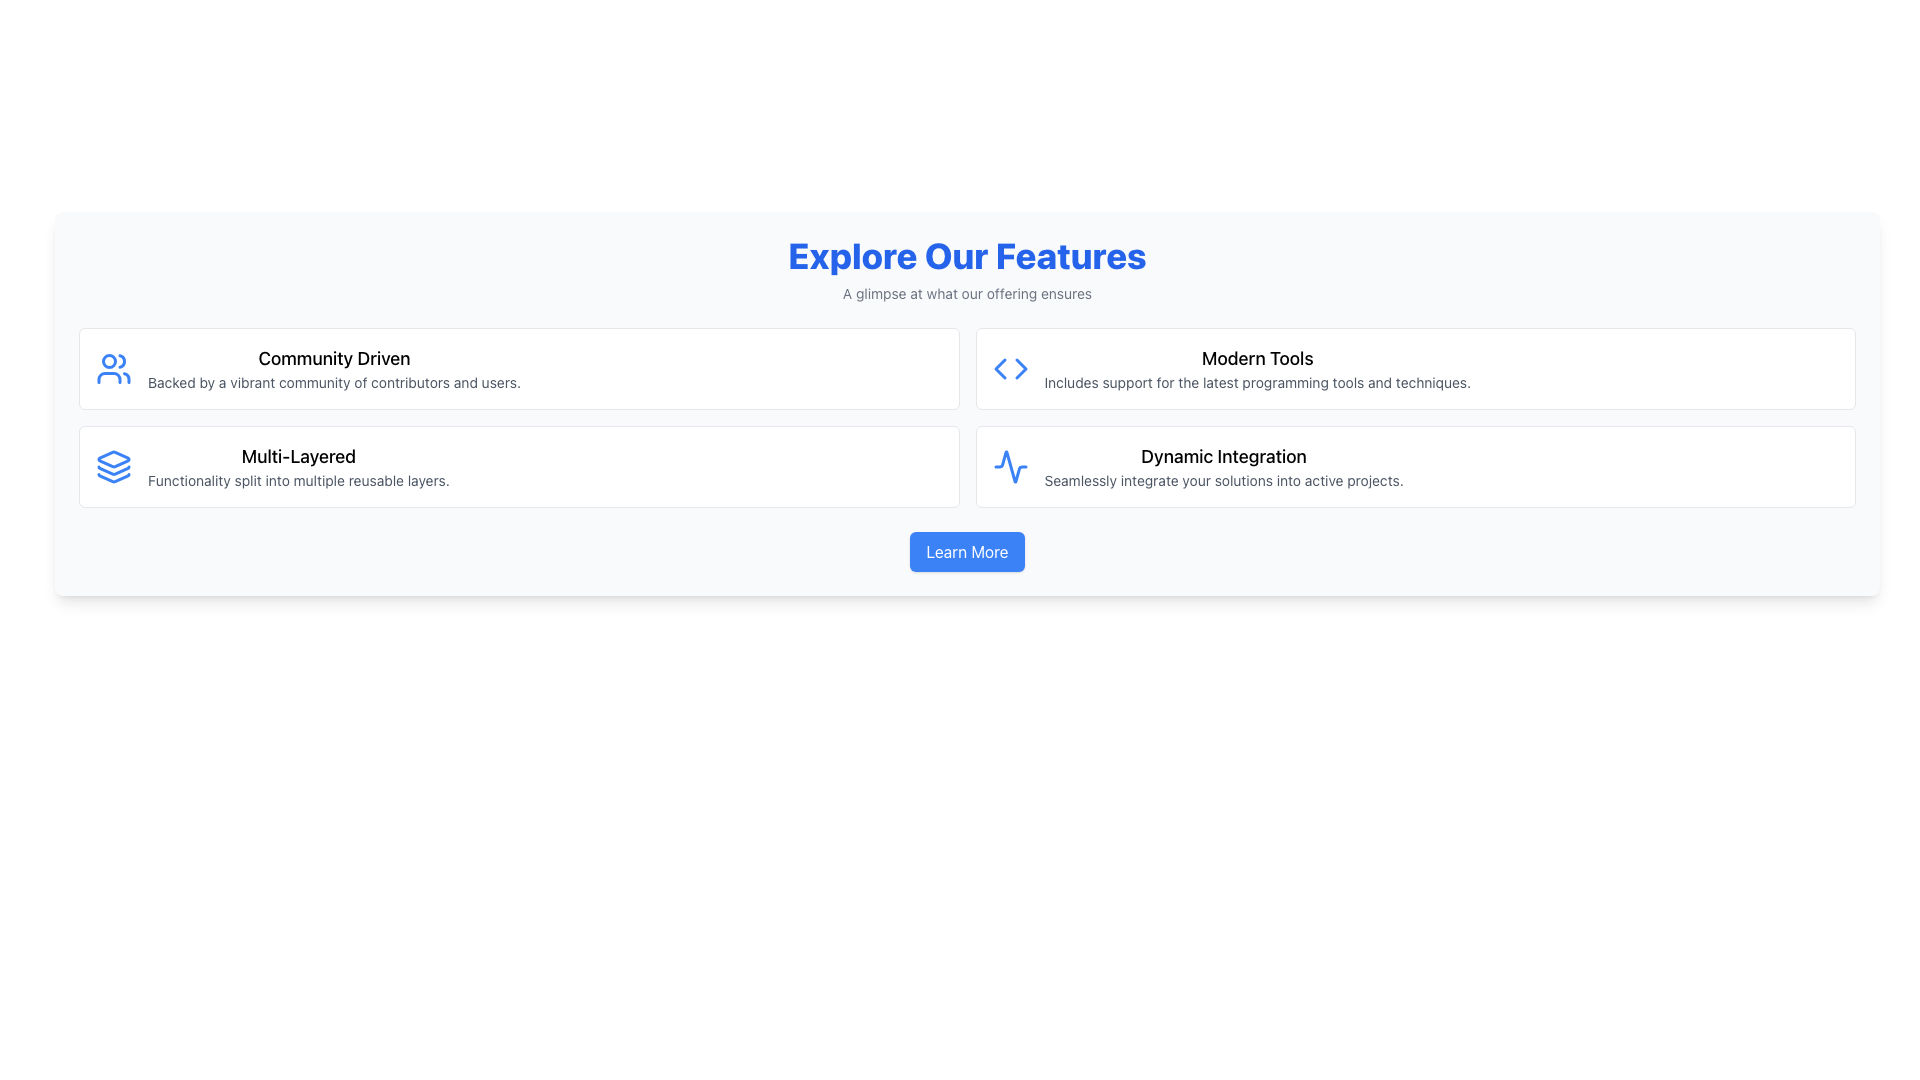  I want to click on information displayed in the textual composite element that includes the heading 'Explore Our Features' and the subtitle 'A glimpse at what our offering ensures', so click(967, 270).